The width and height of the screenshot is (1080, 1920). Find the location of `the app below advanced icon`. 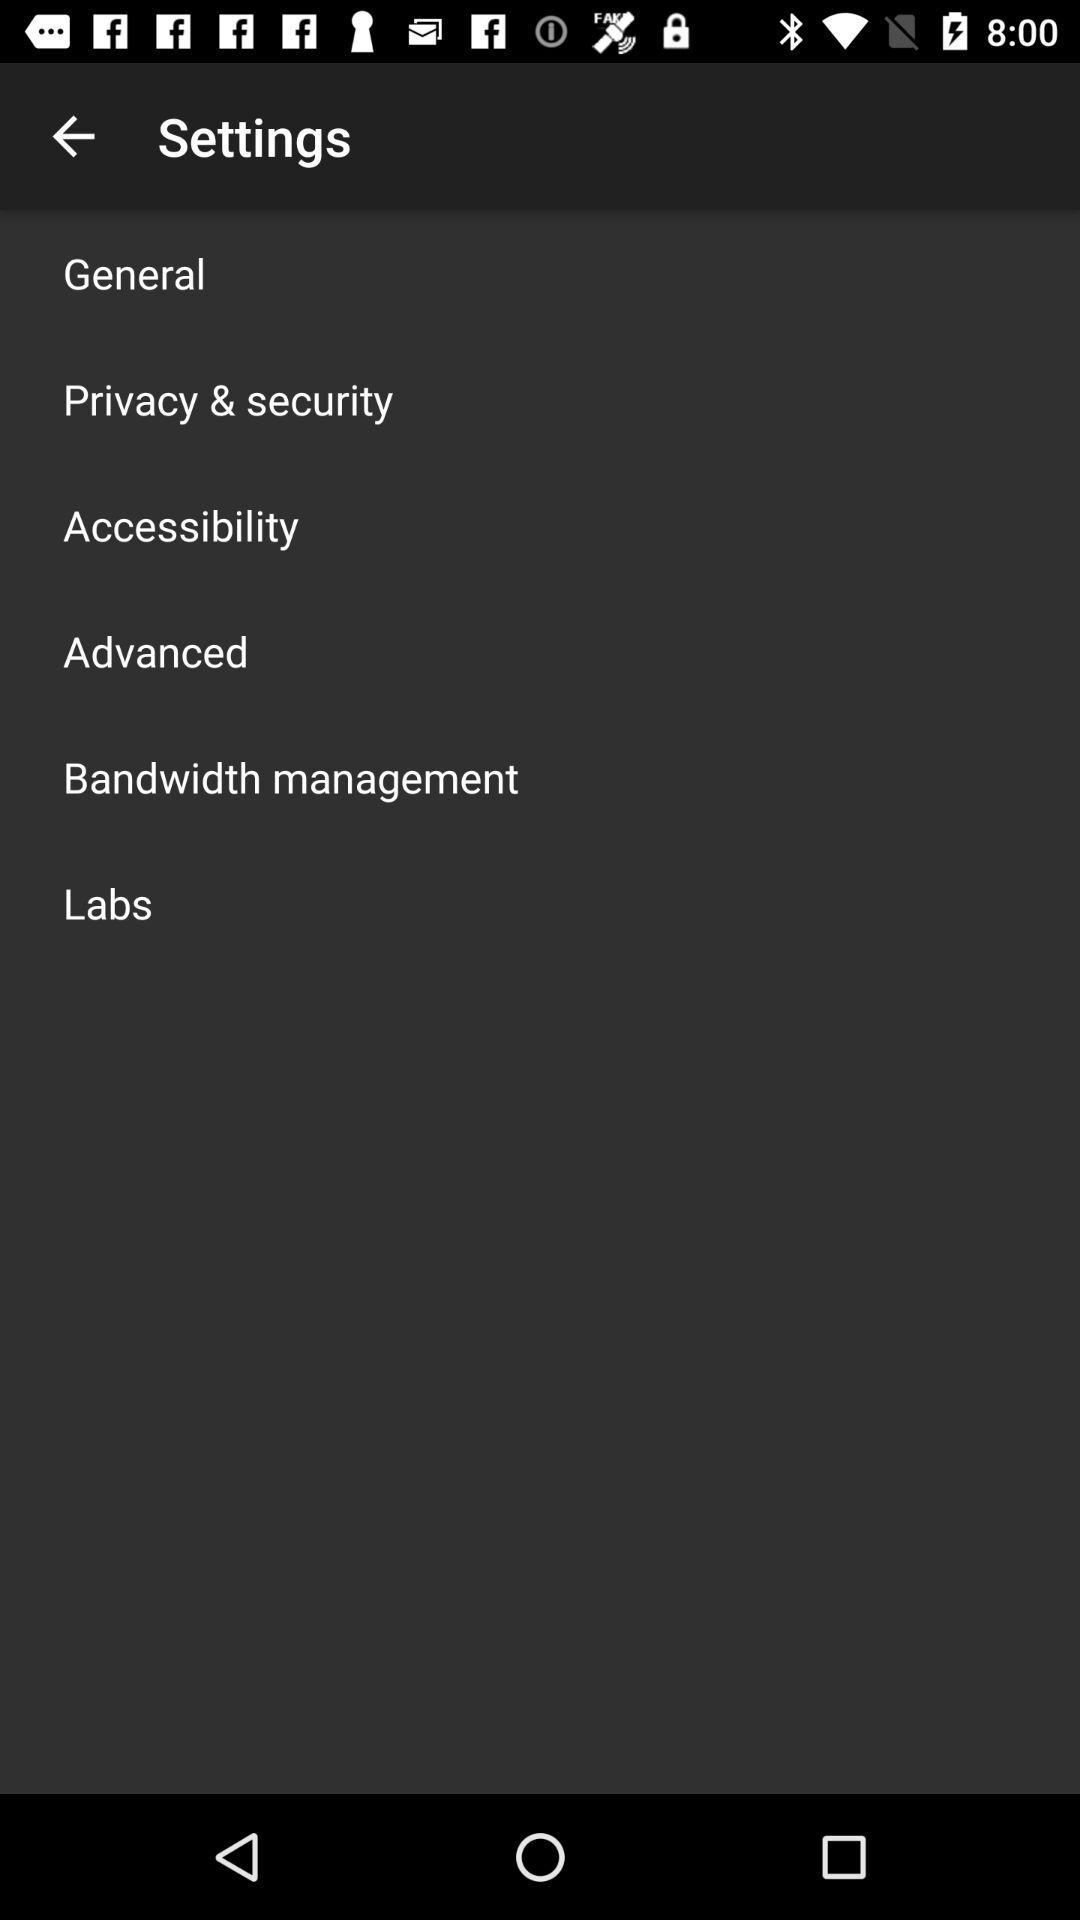

the app below advanced icon is located at coordinates (290, 776).